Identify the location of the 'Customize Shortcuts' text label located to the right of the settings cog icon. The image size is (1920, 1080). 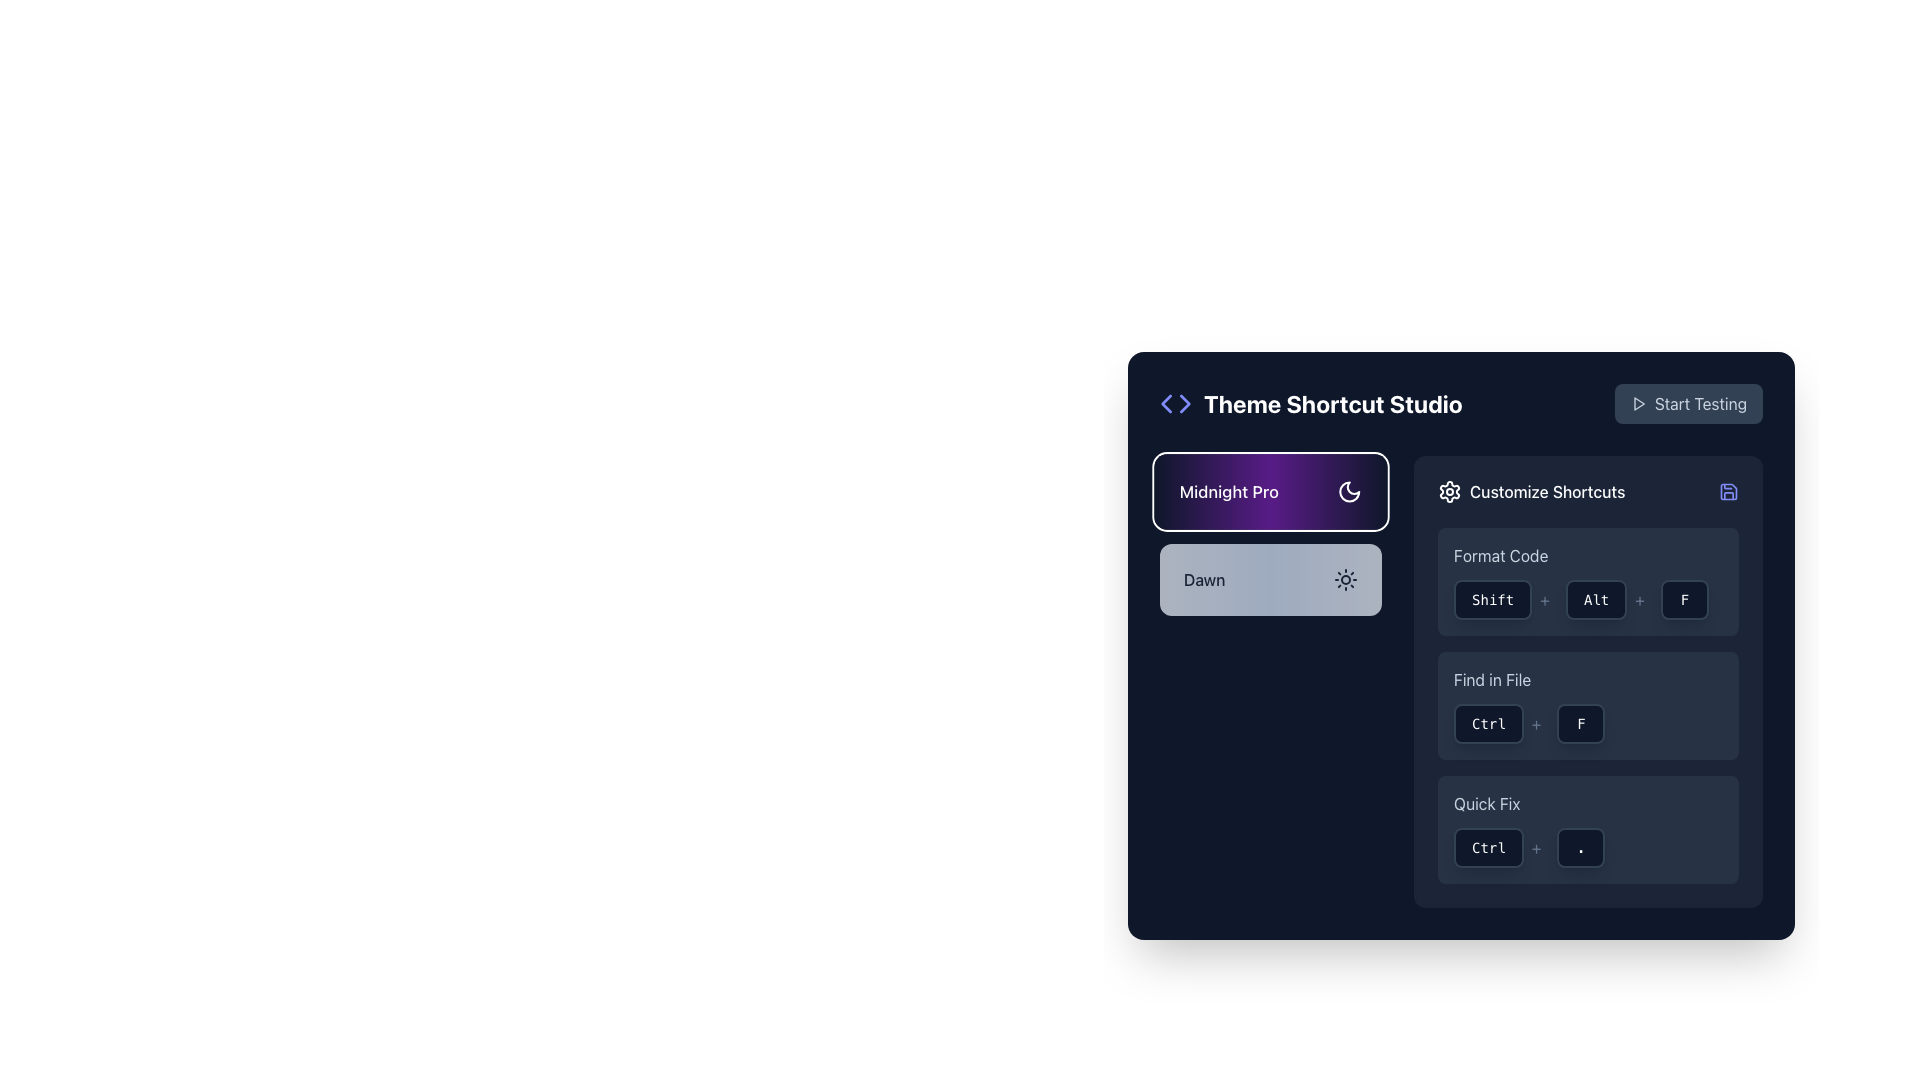
(1546, 492).